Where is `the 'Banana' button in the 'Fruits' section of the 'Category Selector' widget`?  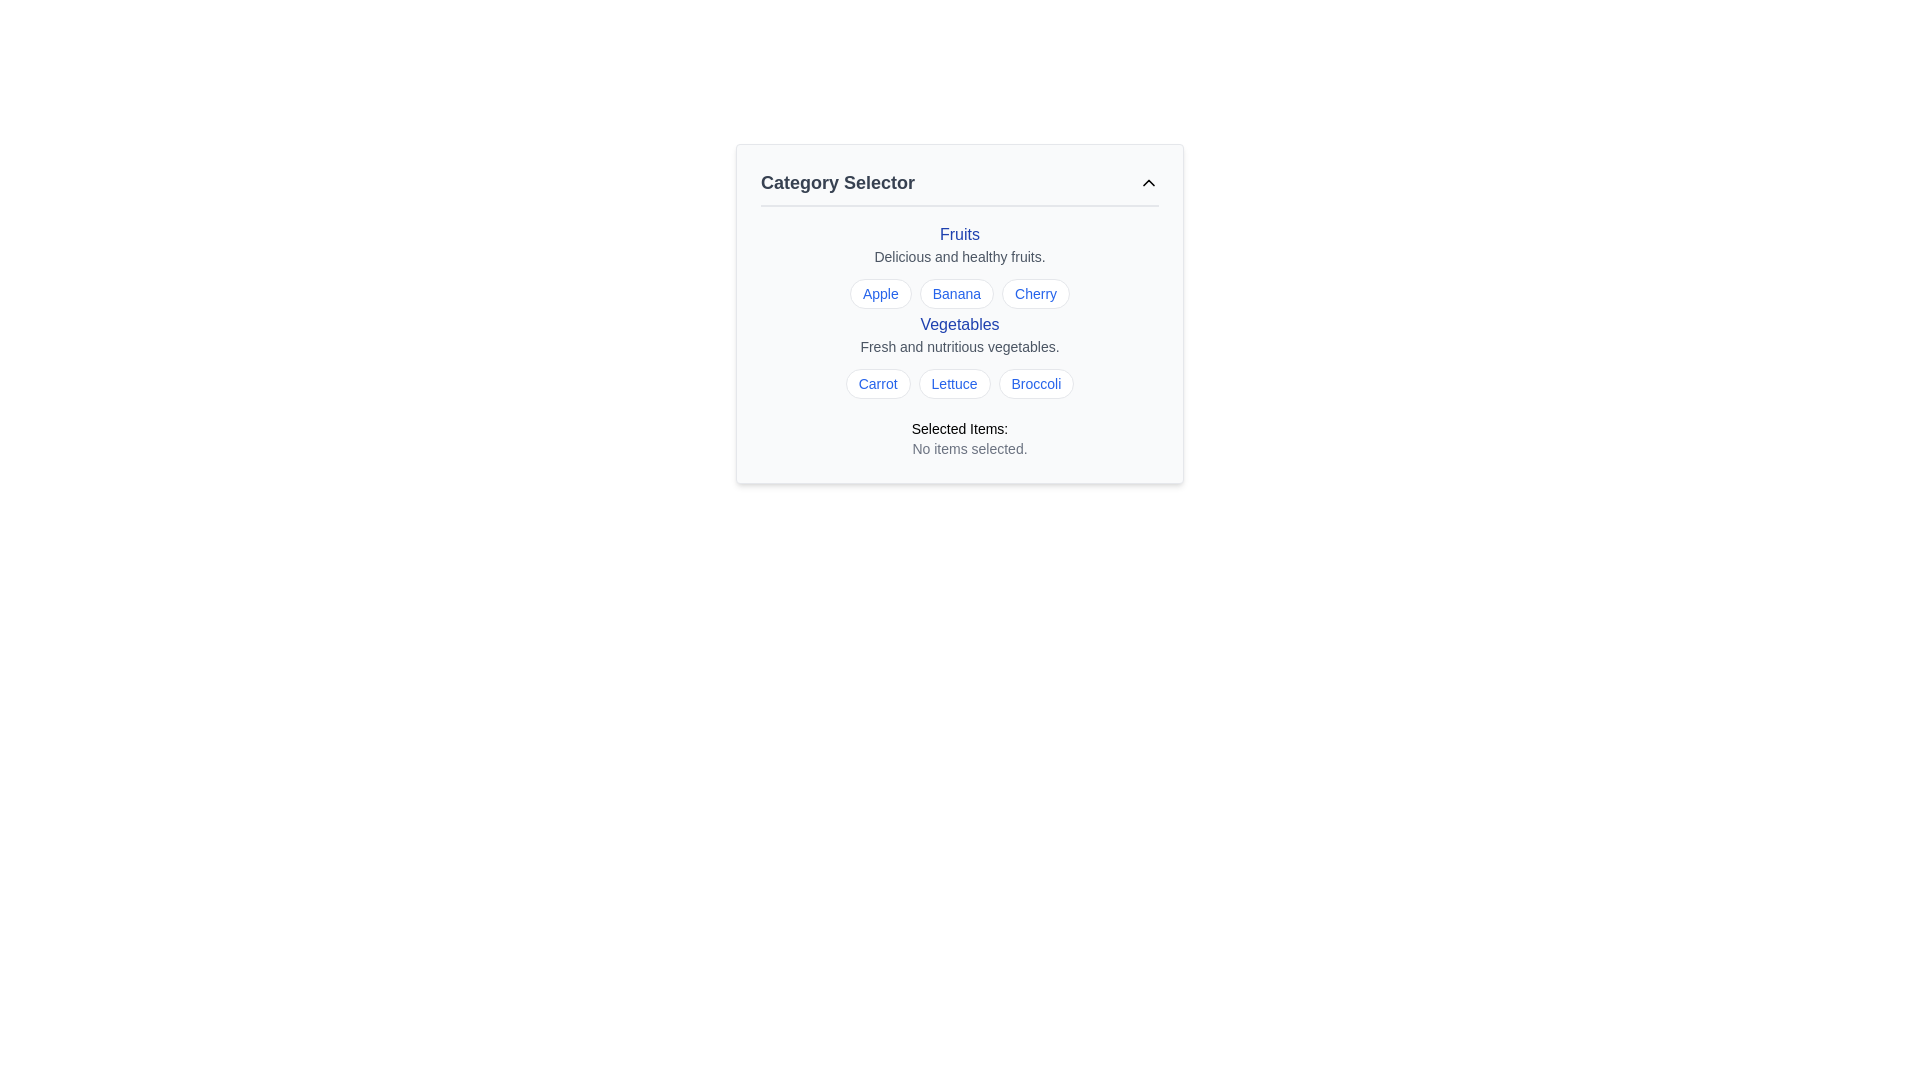 the 'Banana' button in the 'Fruits' section of the 'Category Selector' widget is located at coordinates (955, 293).